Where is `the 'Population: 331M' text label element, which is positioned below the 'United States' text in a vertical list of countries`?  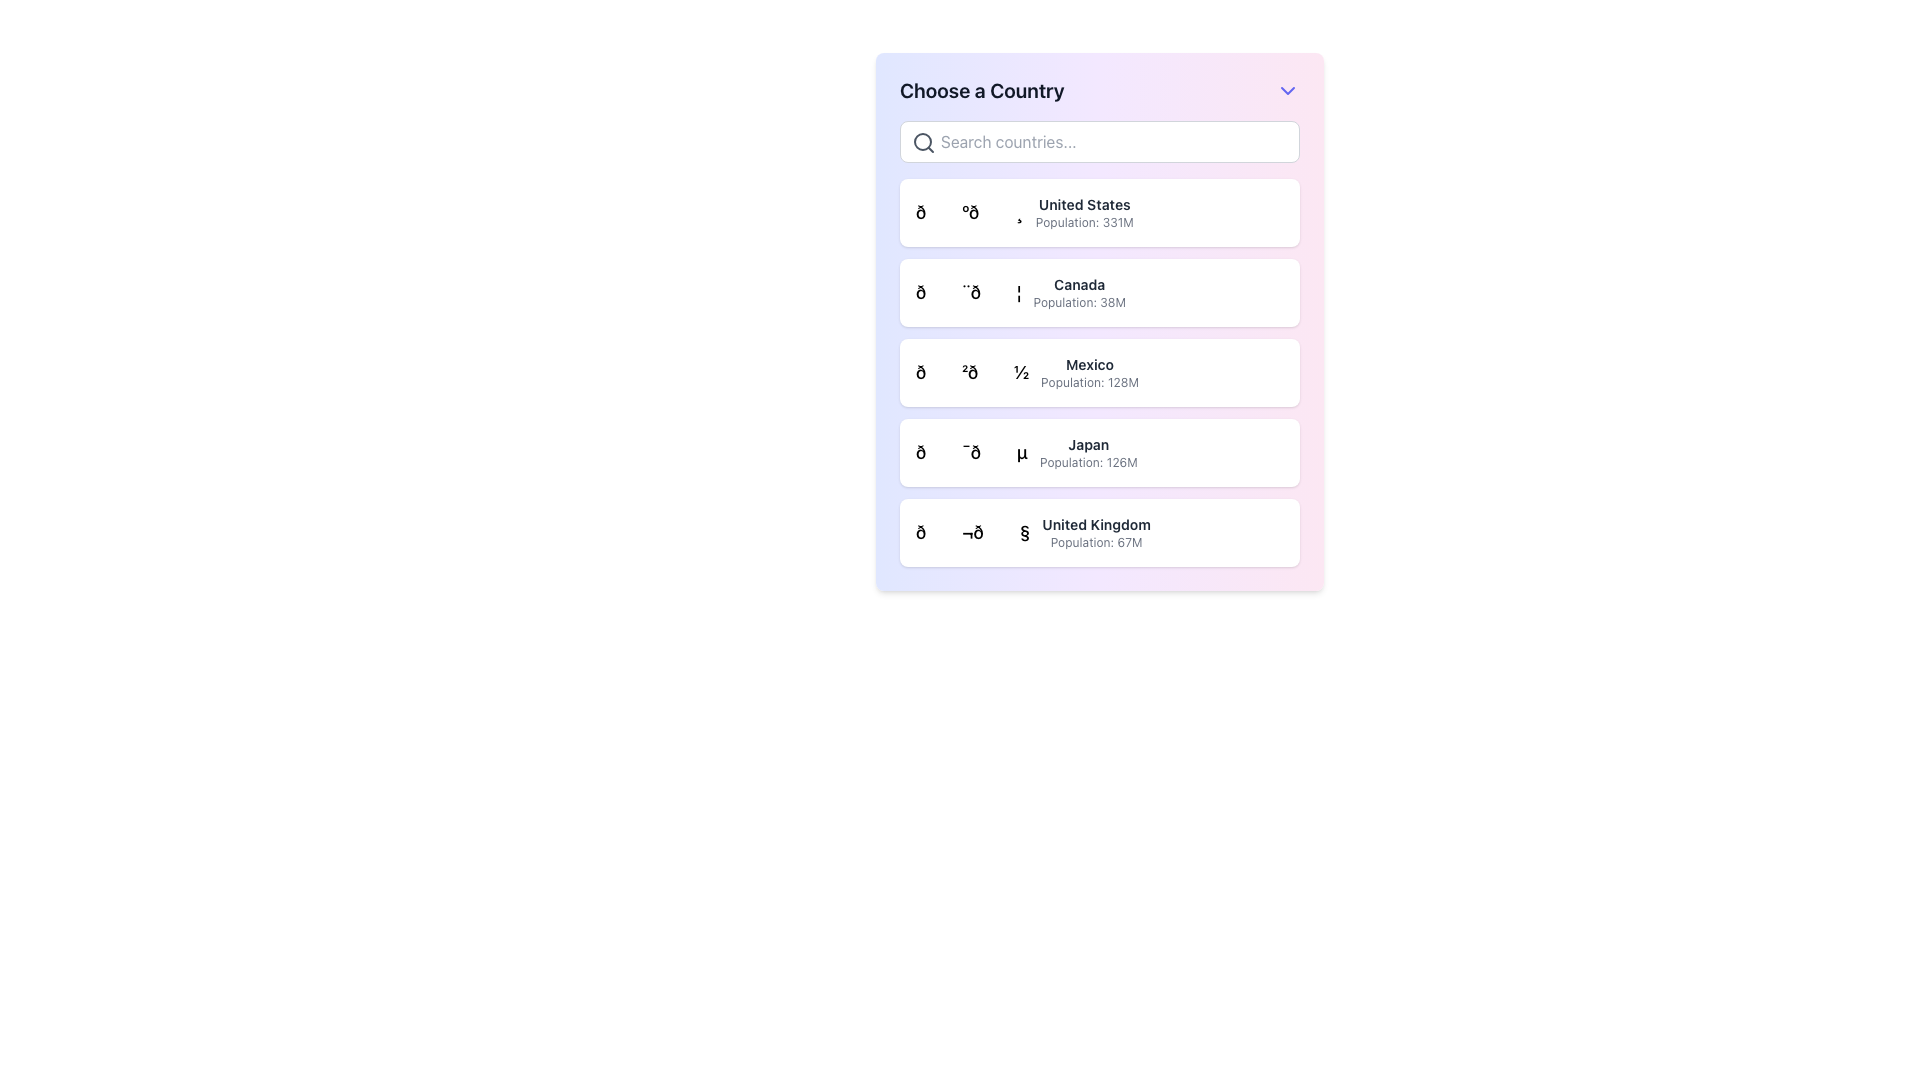
the 'Population: 331M' text label element, which is positioned below the 'United States' text in a vertical list of countries is located at coordinates (1083, 223).